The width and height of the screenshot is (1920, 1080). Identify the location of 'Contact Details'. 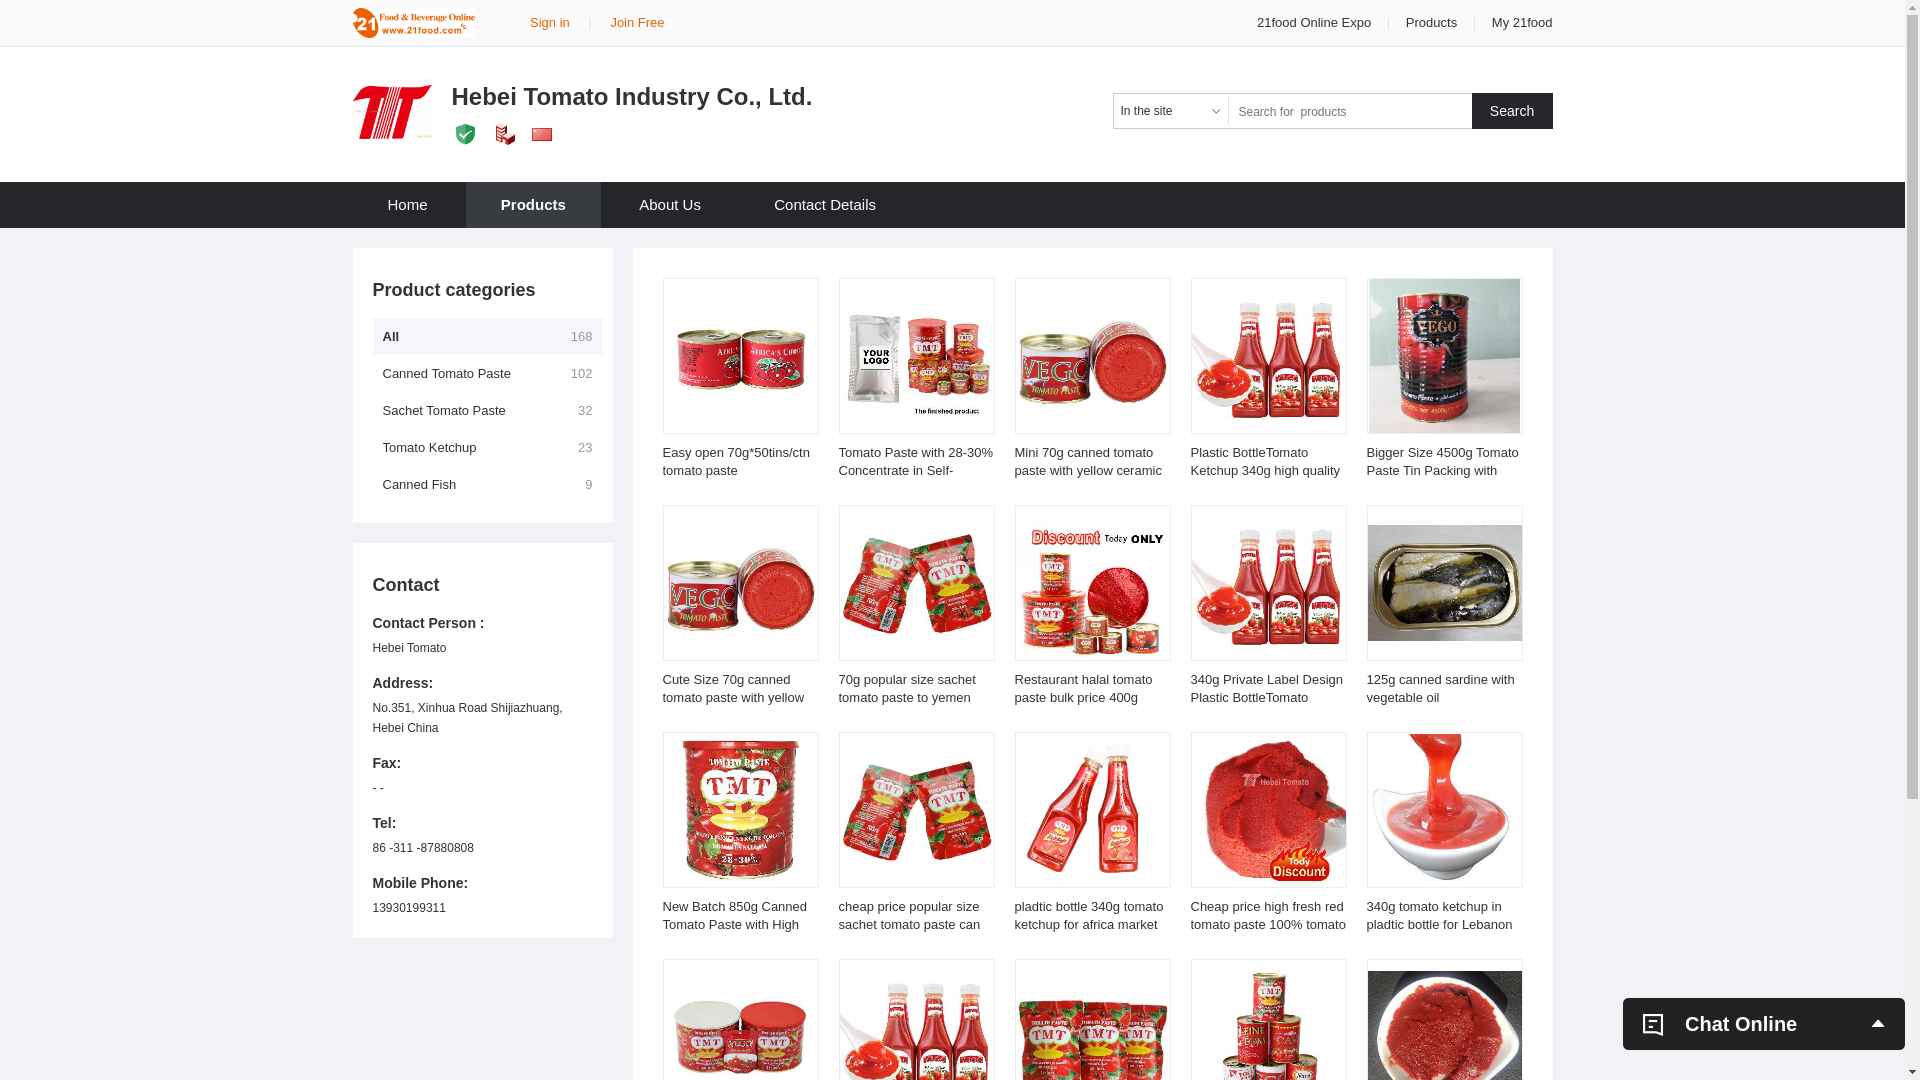
(825, 204).